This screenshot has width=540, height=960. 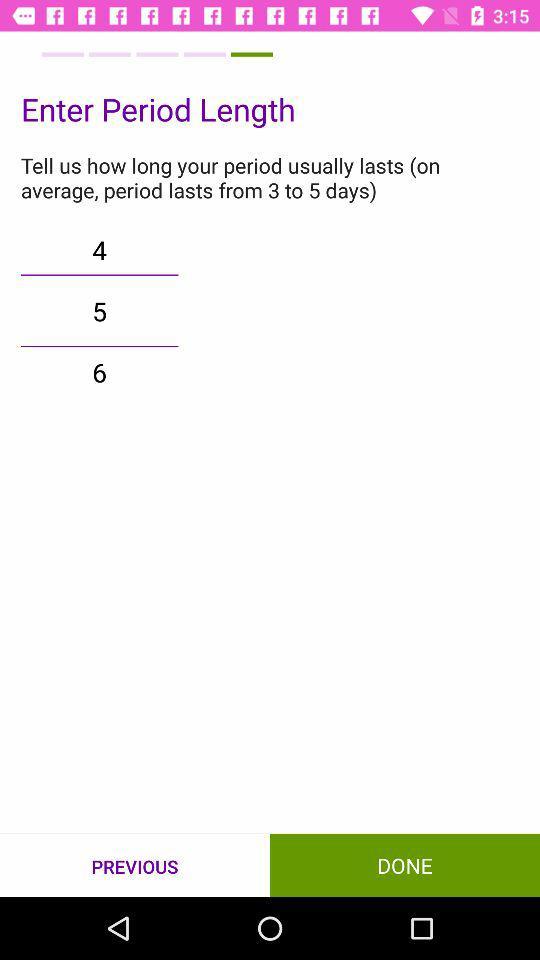 I want to click on the done icon, so click(x=405, y=864).